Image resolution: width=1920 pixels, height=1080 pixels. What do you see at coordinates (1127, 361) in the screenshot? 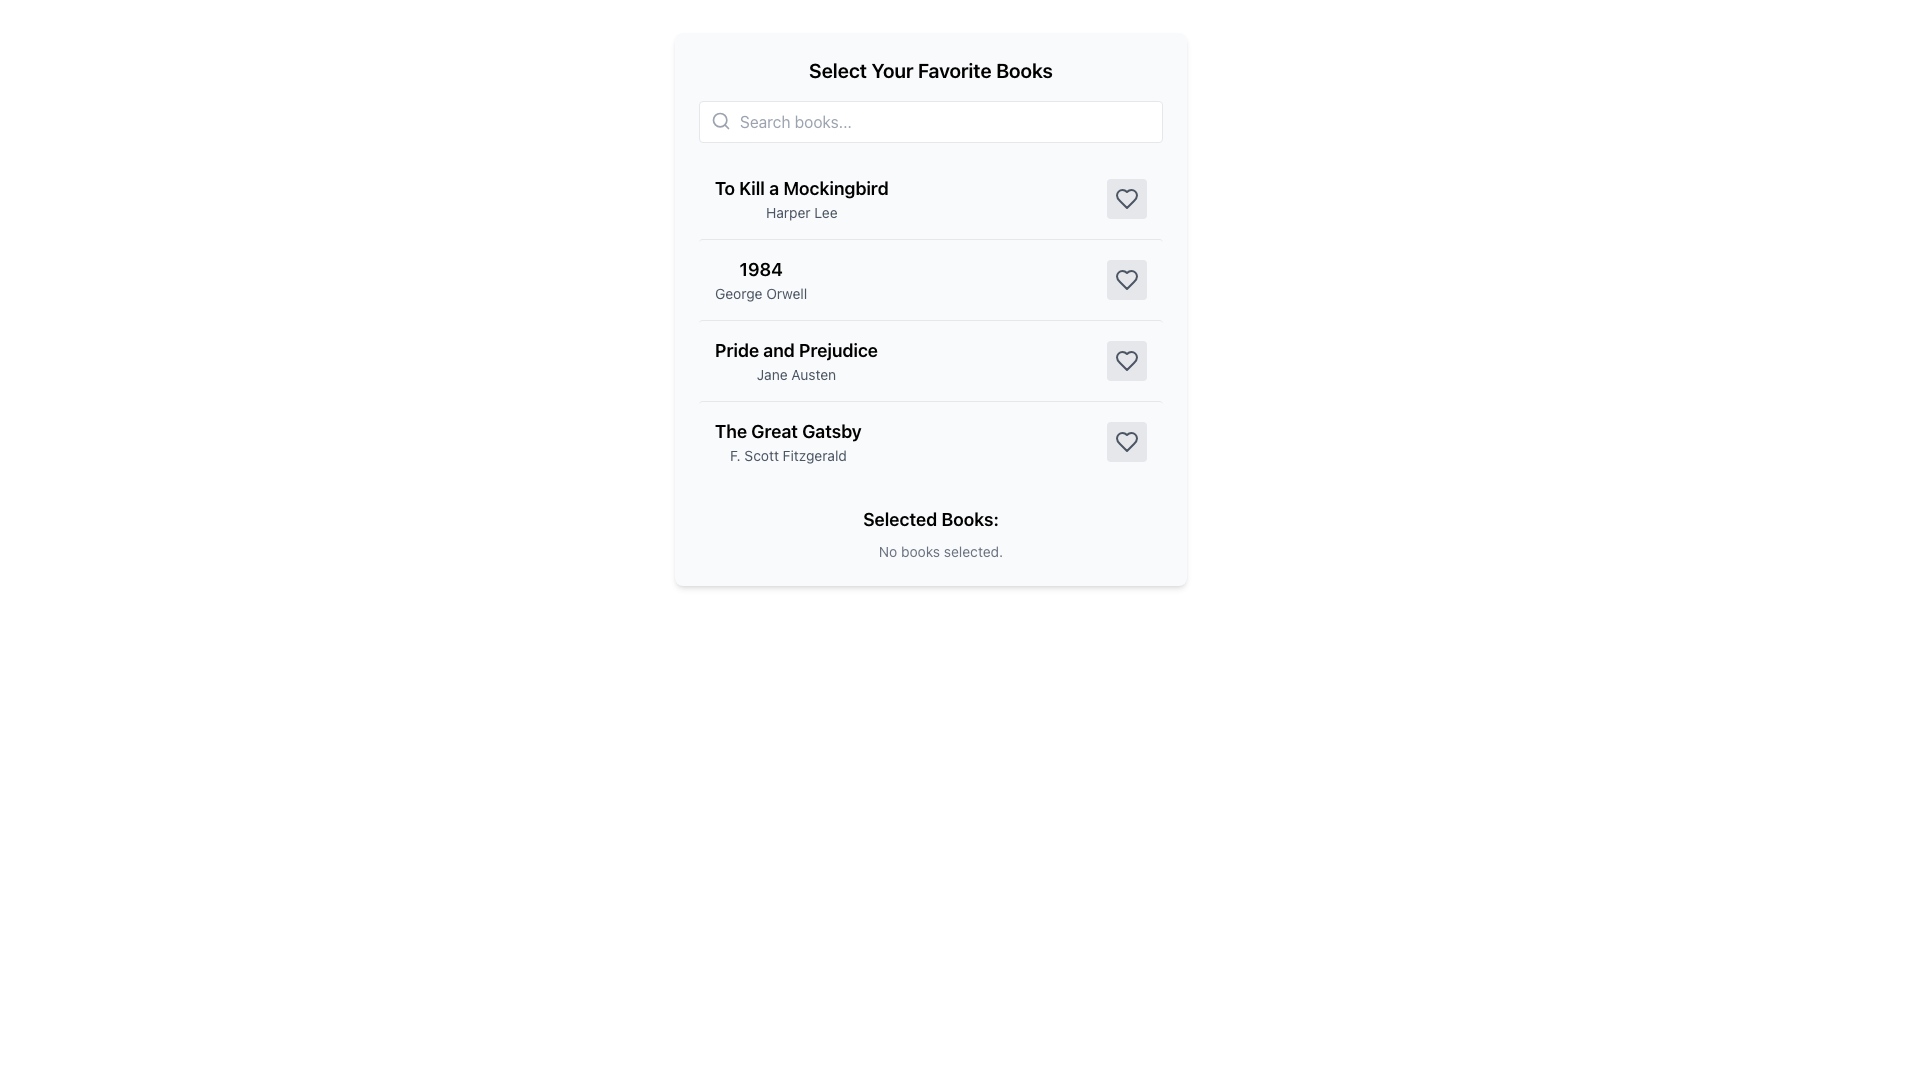
I see `the toggle button for marking or unmarking 'Pride and Prejudice' as favorite` at bounding box center [1127, 361].